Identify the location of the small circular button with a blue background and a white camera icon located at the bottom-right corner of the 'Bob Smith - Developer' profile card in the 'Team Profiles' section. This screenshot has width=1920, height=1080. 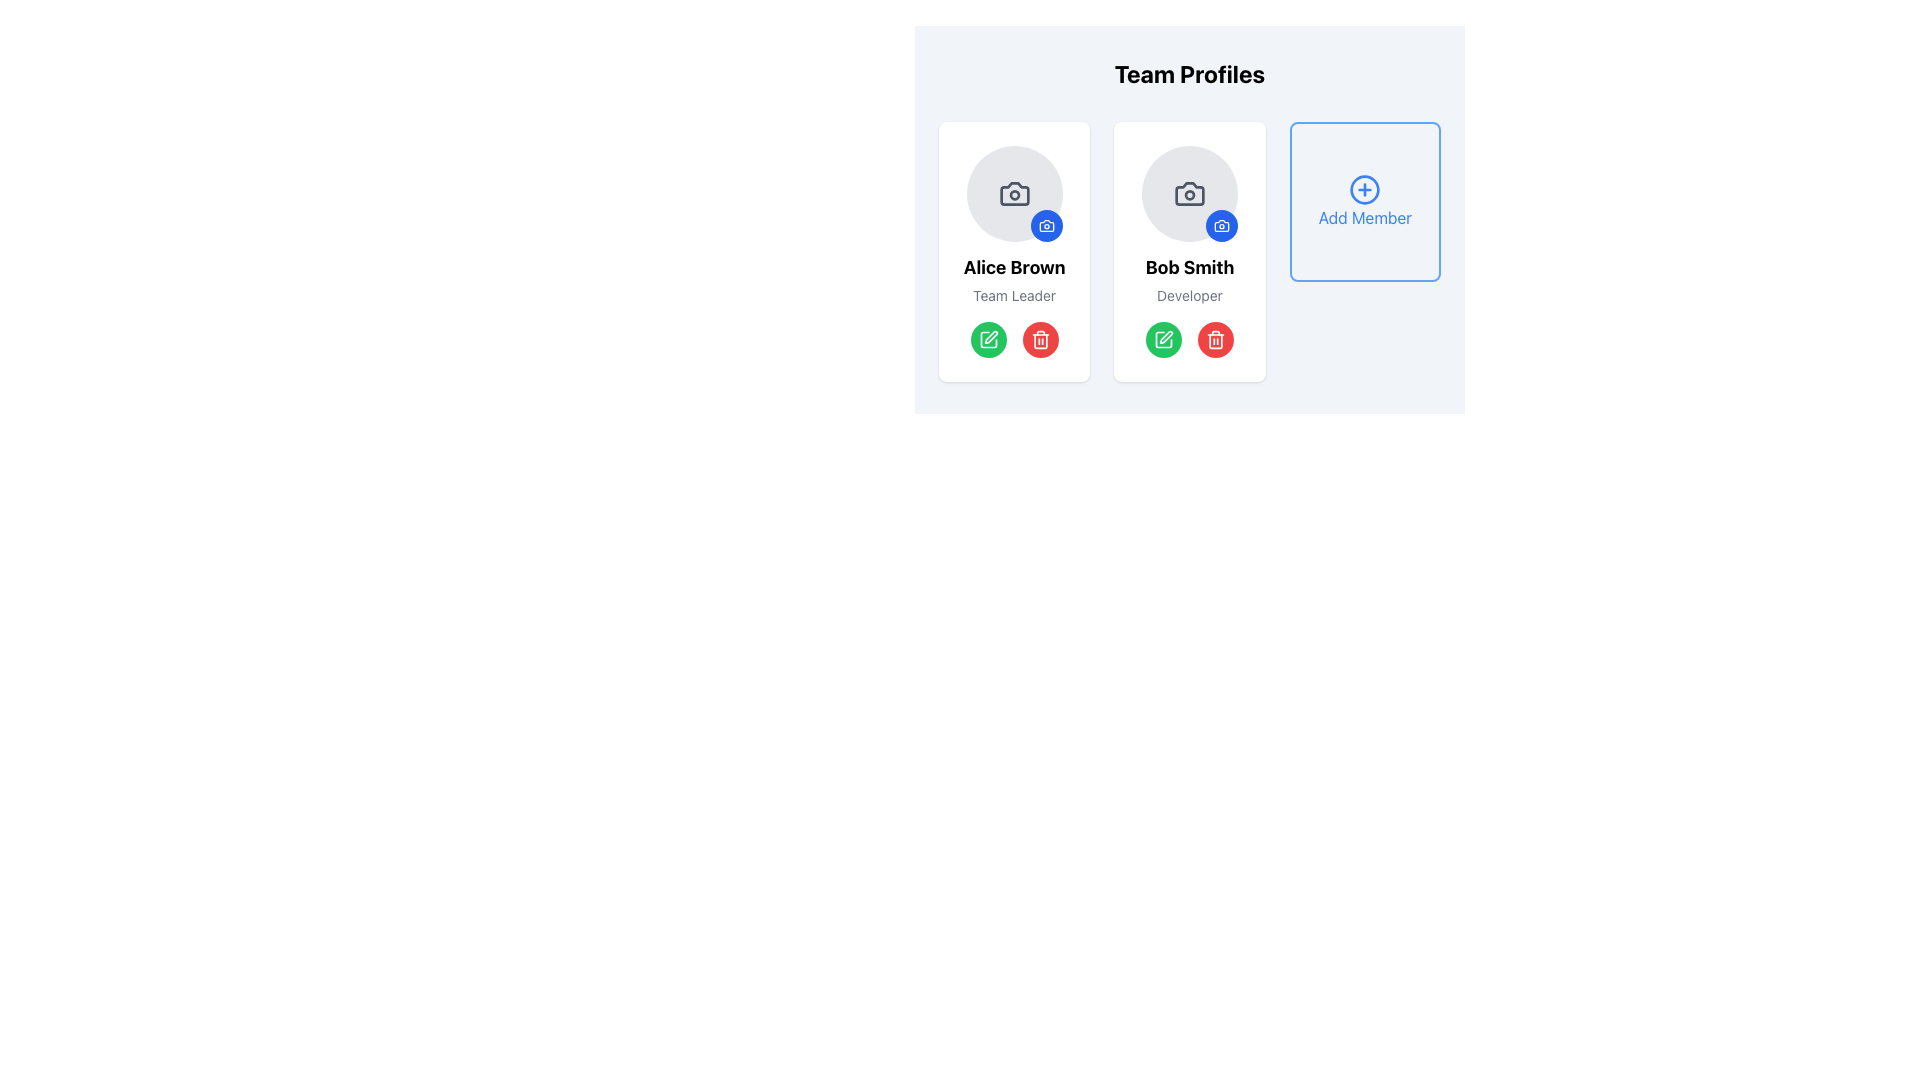
(1220, 225).